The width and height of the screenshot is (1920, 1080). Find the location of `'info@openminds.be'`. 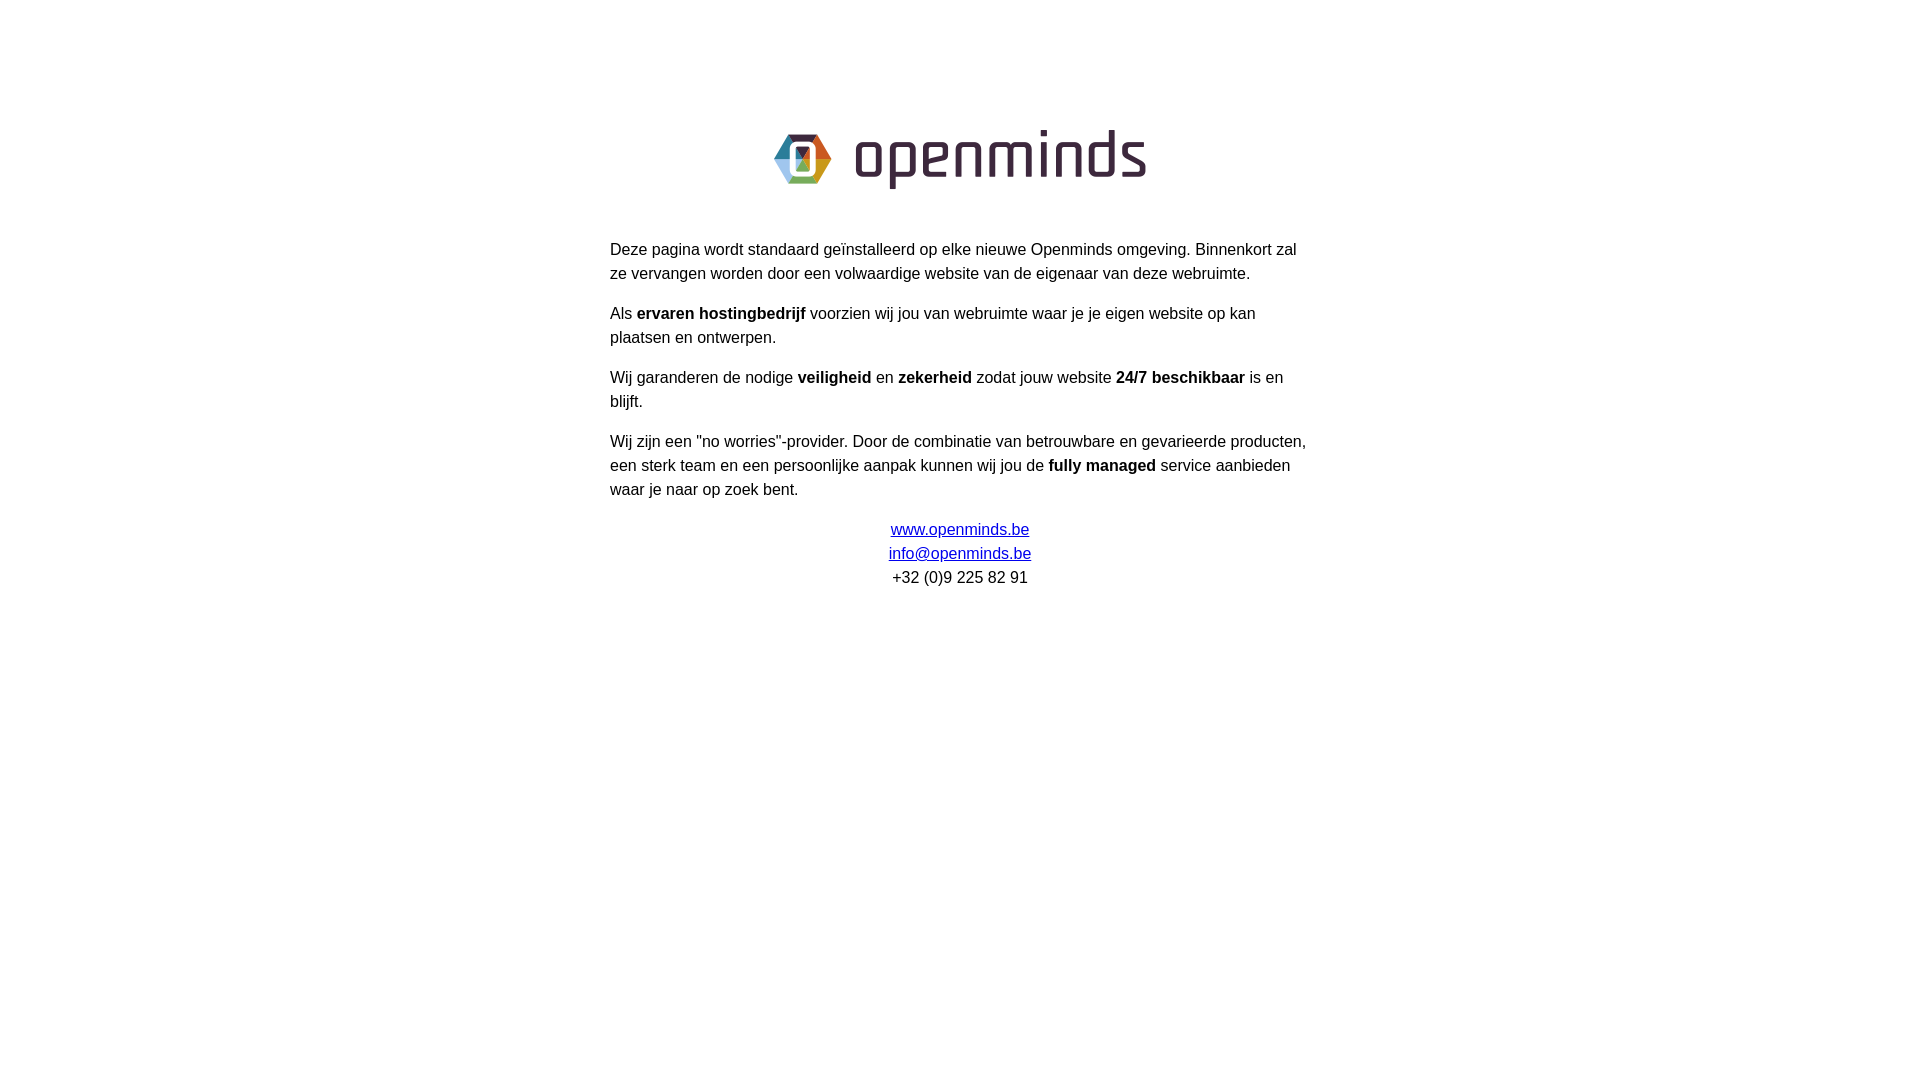

'info@openminds.be' is located at coordinates (960, 553).